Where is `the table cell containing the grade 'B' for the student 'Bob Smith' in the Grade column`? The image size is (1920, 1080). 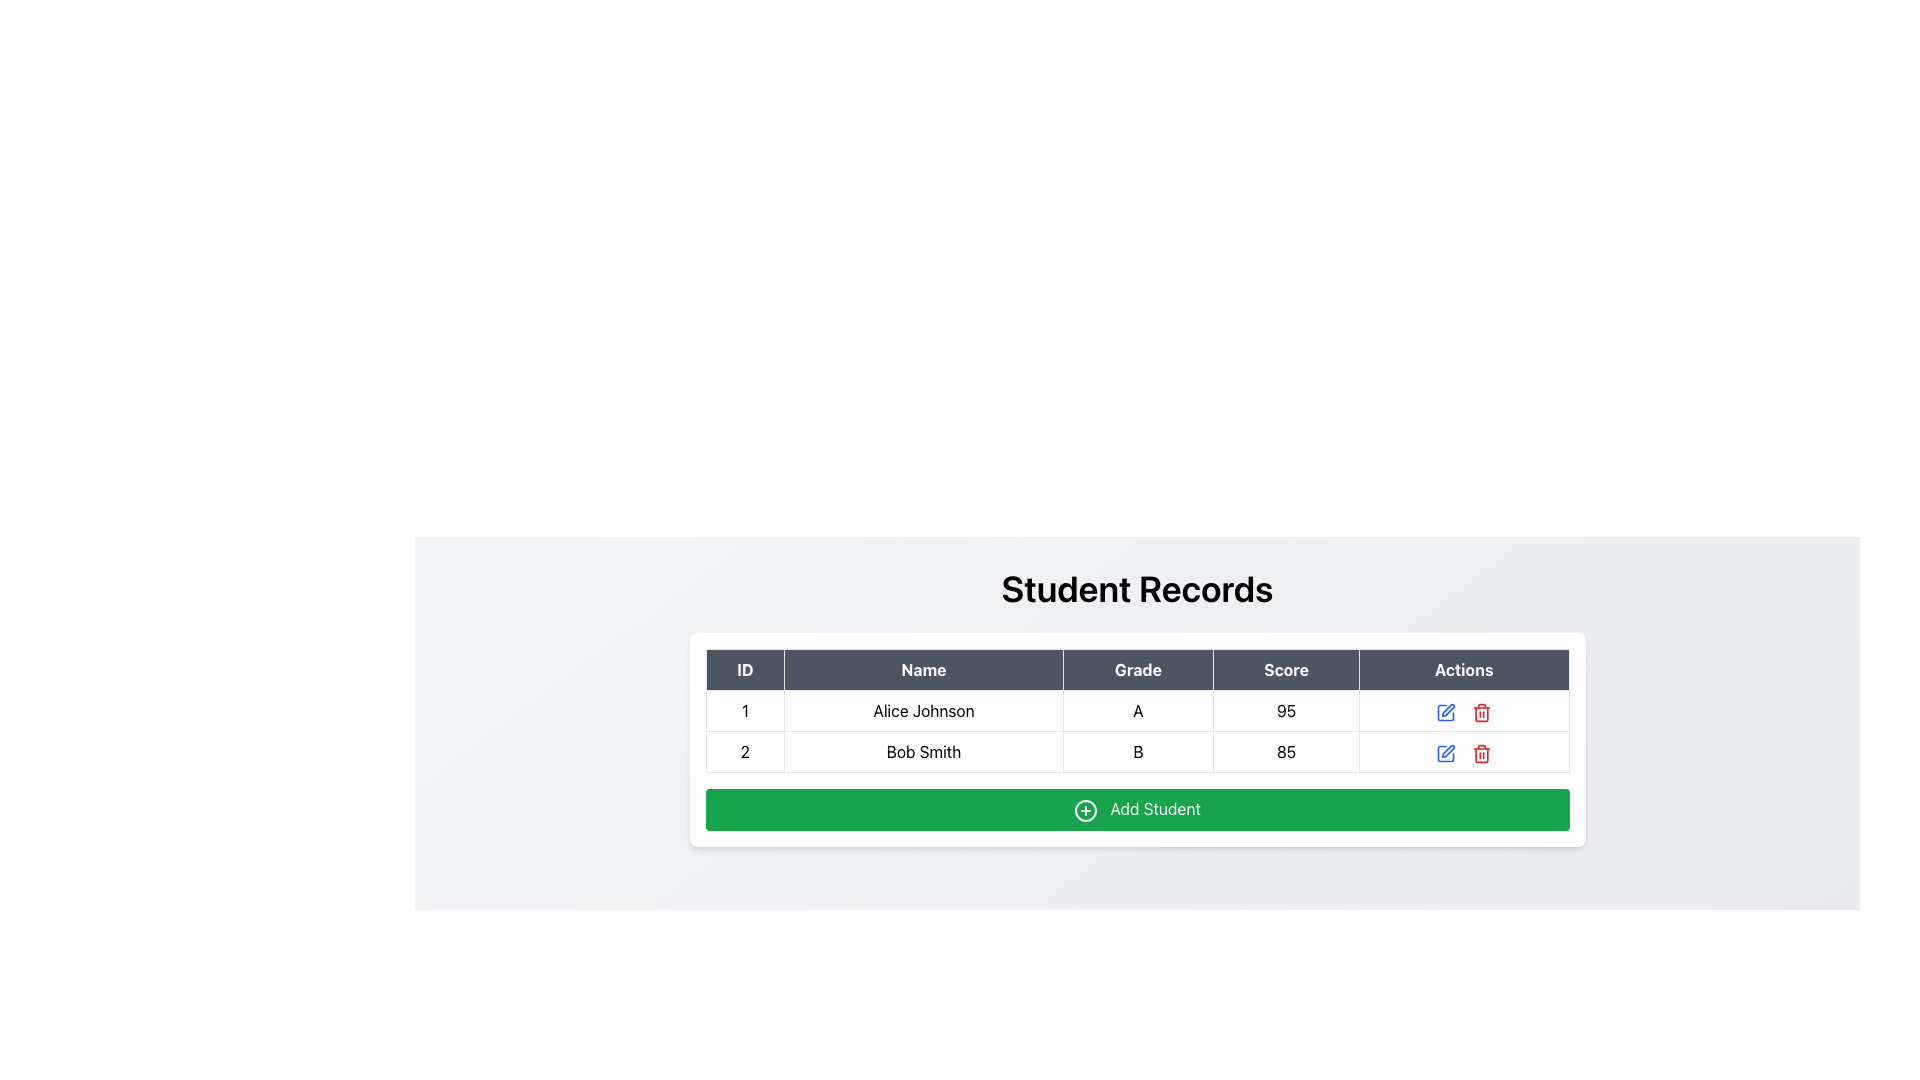
the table cell containing the grade 'B' for the student 'Bob Smith' in the Grade column is located at coordinates (1137, 752).